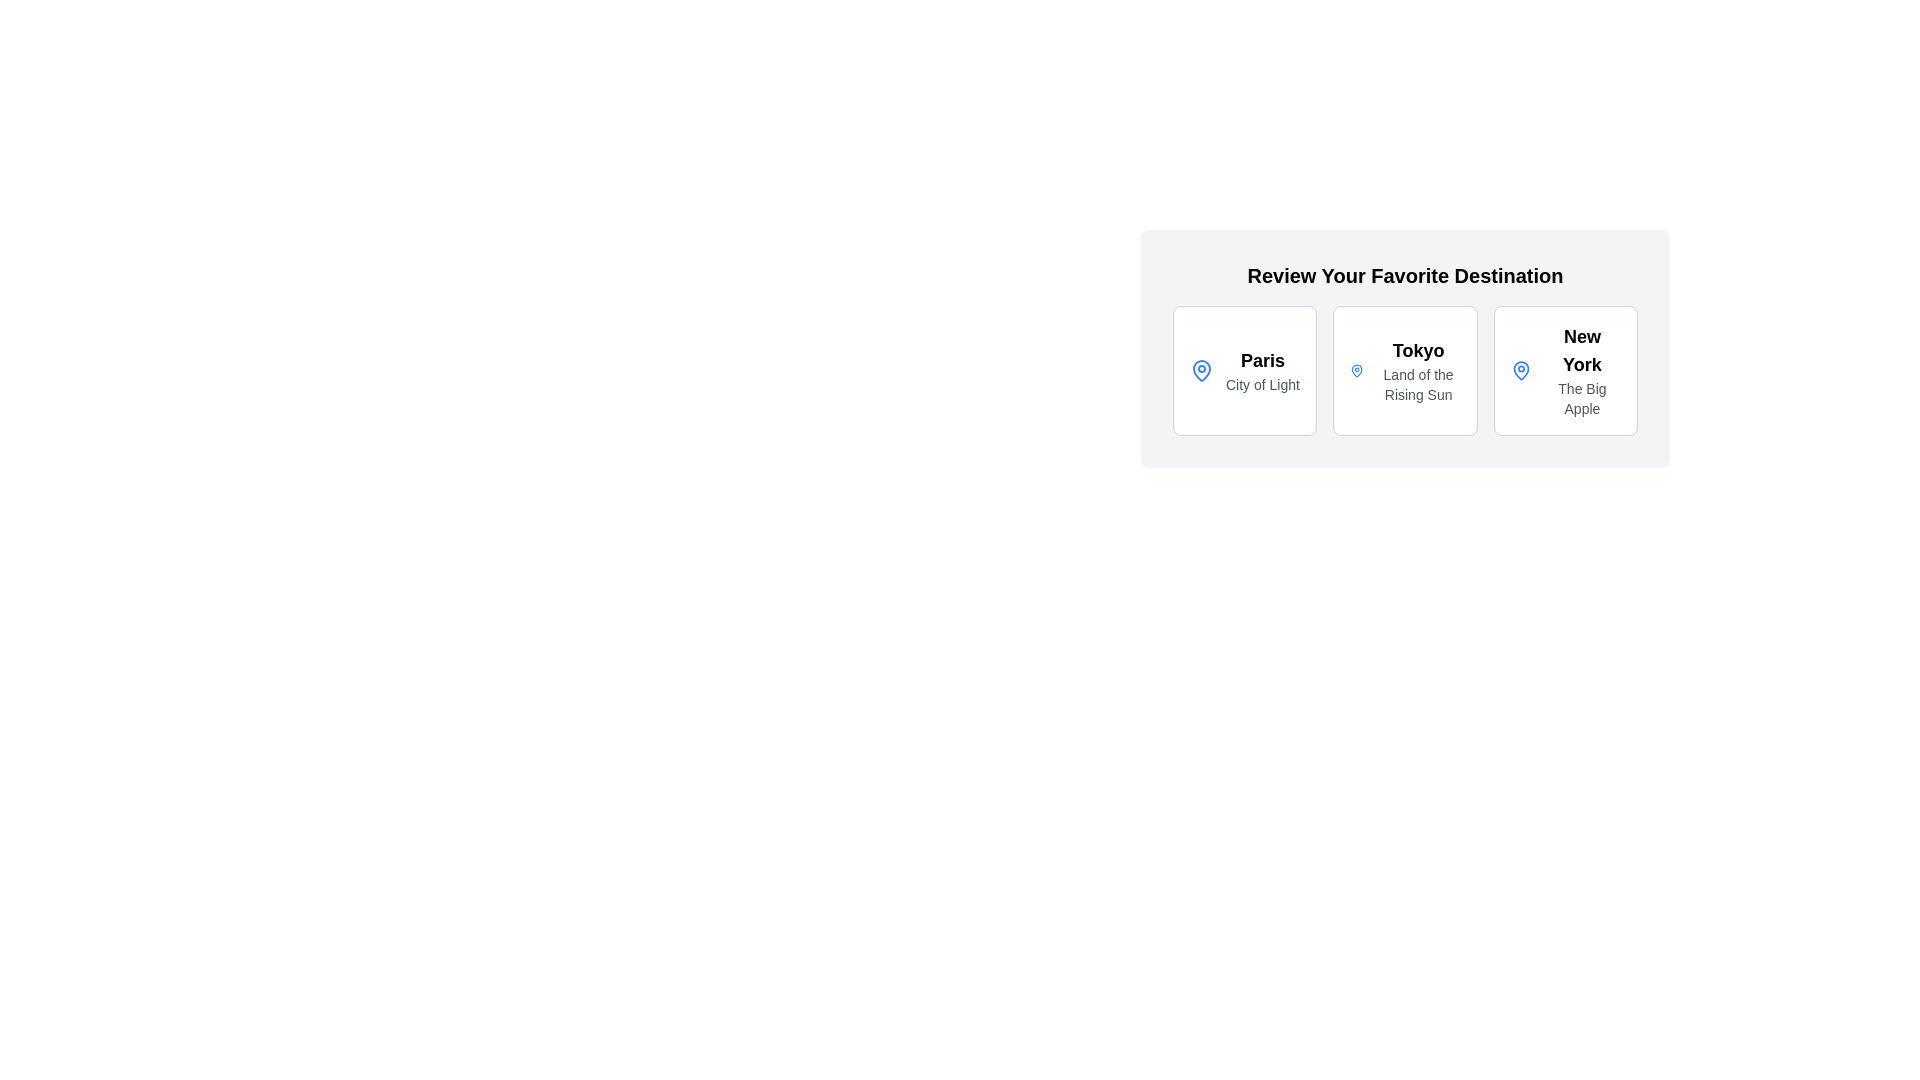 The height and width of the screenshot is (1080, 1920). I want to click on the geographical icon related to the 'New York' label, which is positioned in the top-left portion of the 'New York' section, so click(1520, 370).